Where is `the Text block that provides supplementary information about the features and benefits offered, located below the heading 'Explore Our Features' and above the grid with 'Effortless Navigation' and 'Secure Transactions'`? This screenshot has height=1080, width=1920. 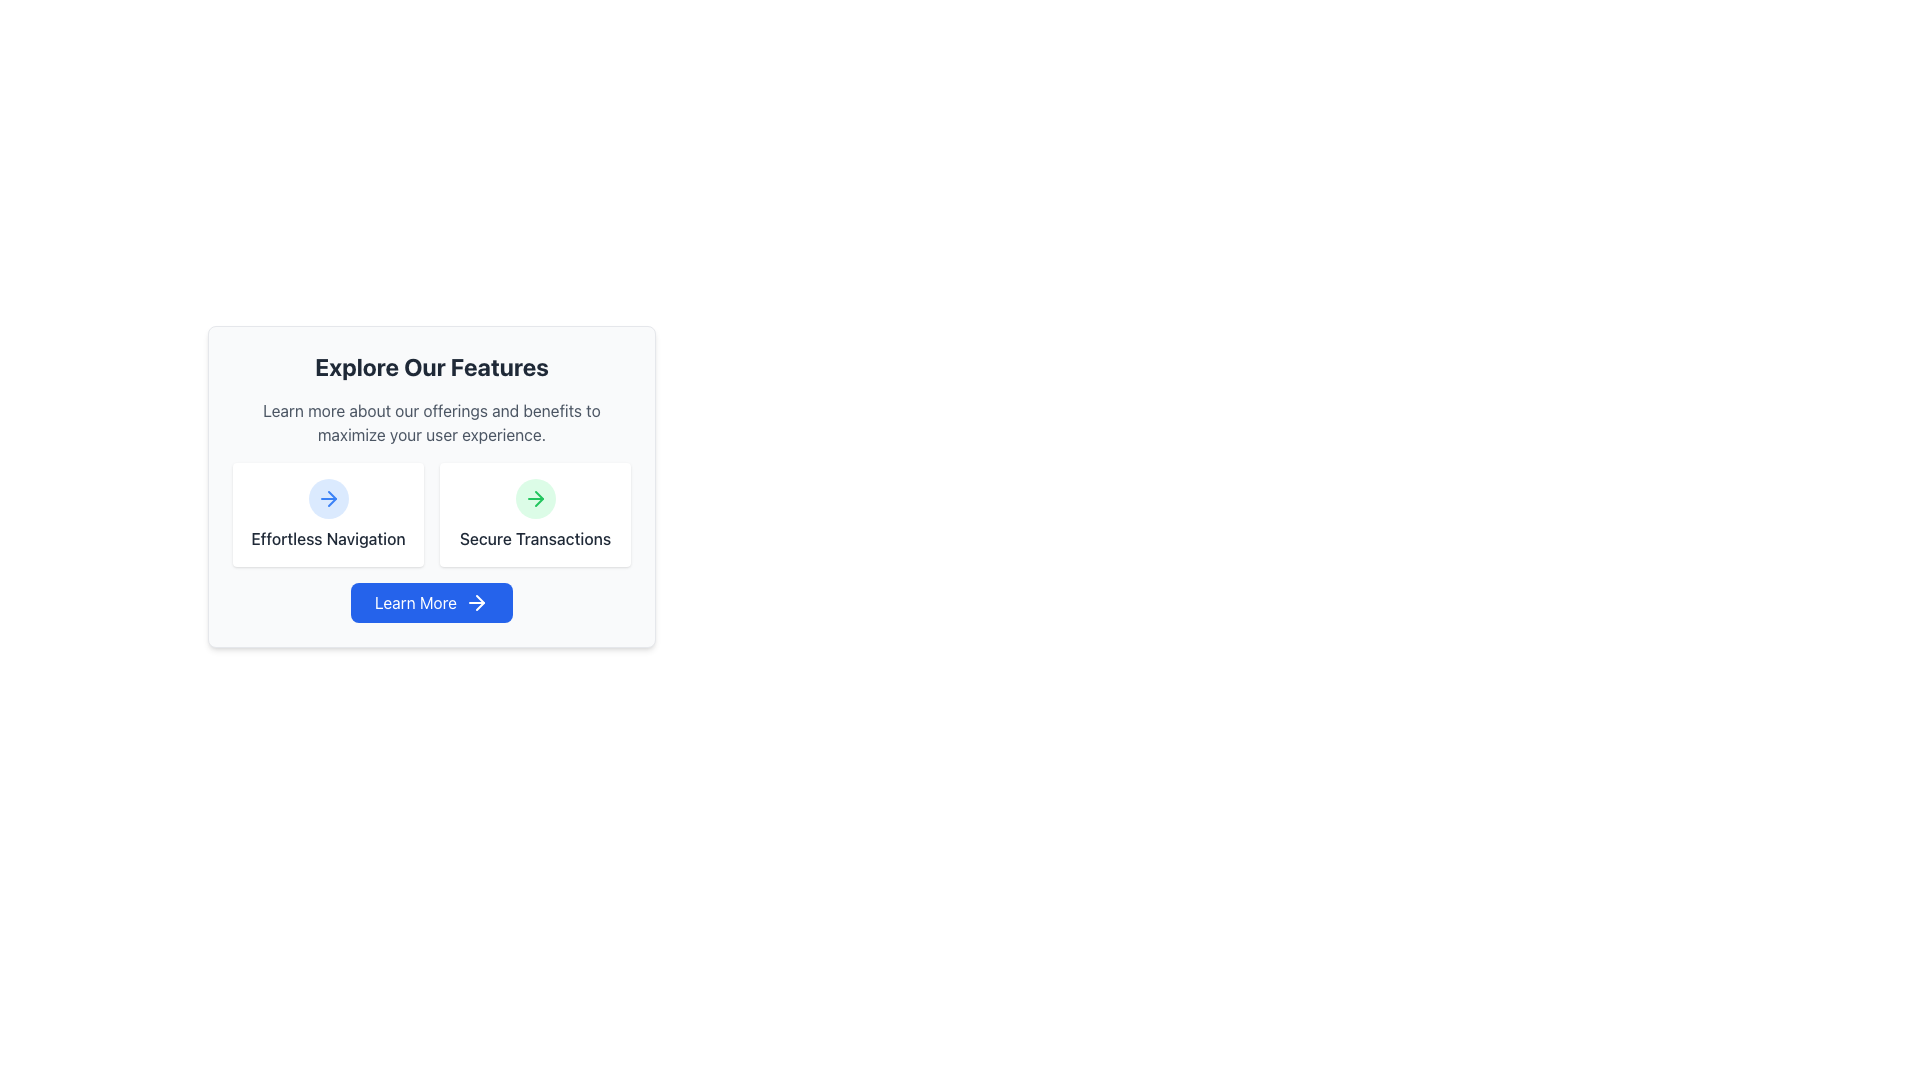 the Text block that provides supplementary information about the features and benefits offered, located below the heading 'Explore Our Features' and above the grid with 'Effortless Navigation' and 'Secure Transactions' is located at coordinates (431, 422).